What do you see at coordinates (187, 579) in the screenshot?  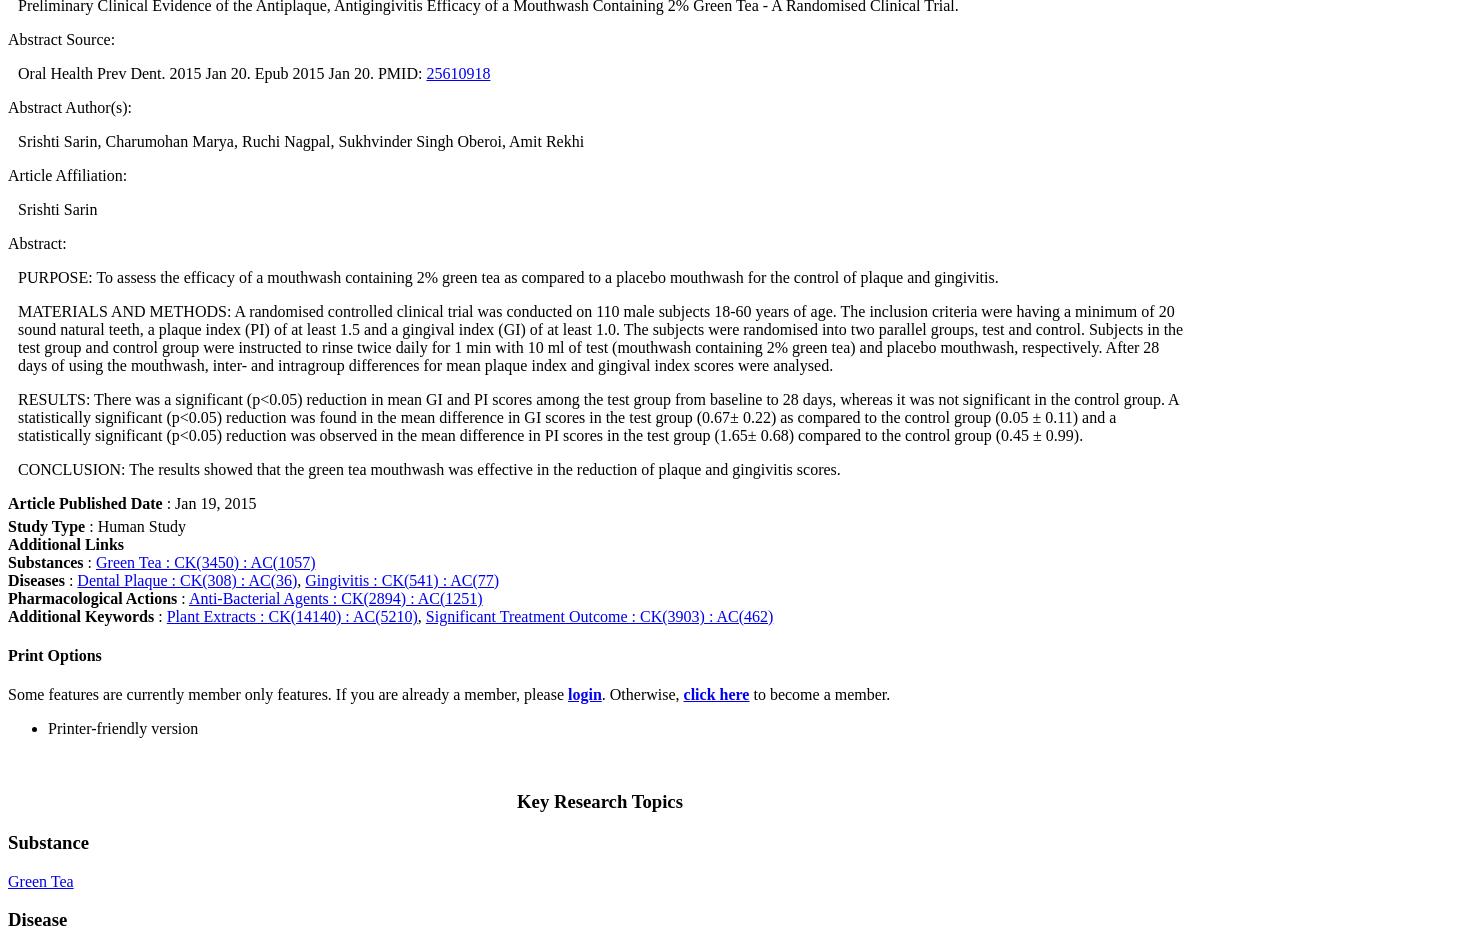 I see `'Dental Plaque : CK(308) : AC(36)'` at bounding box center [187, 579].